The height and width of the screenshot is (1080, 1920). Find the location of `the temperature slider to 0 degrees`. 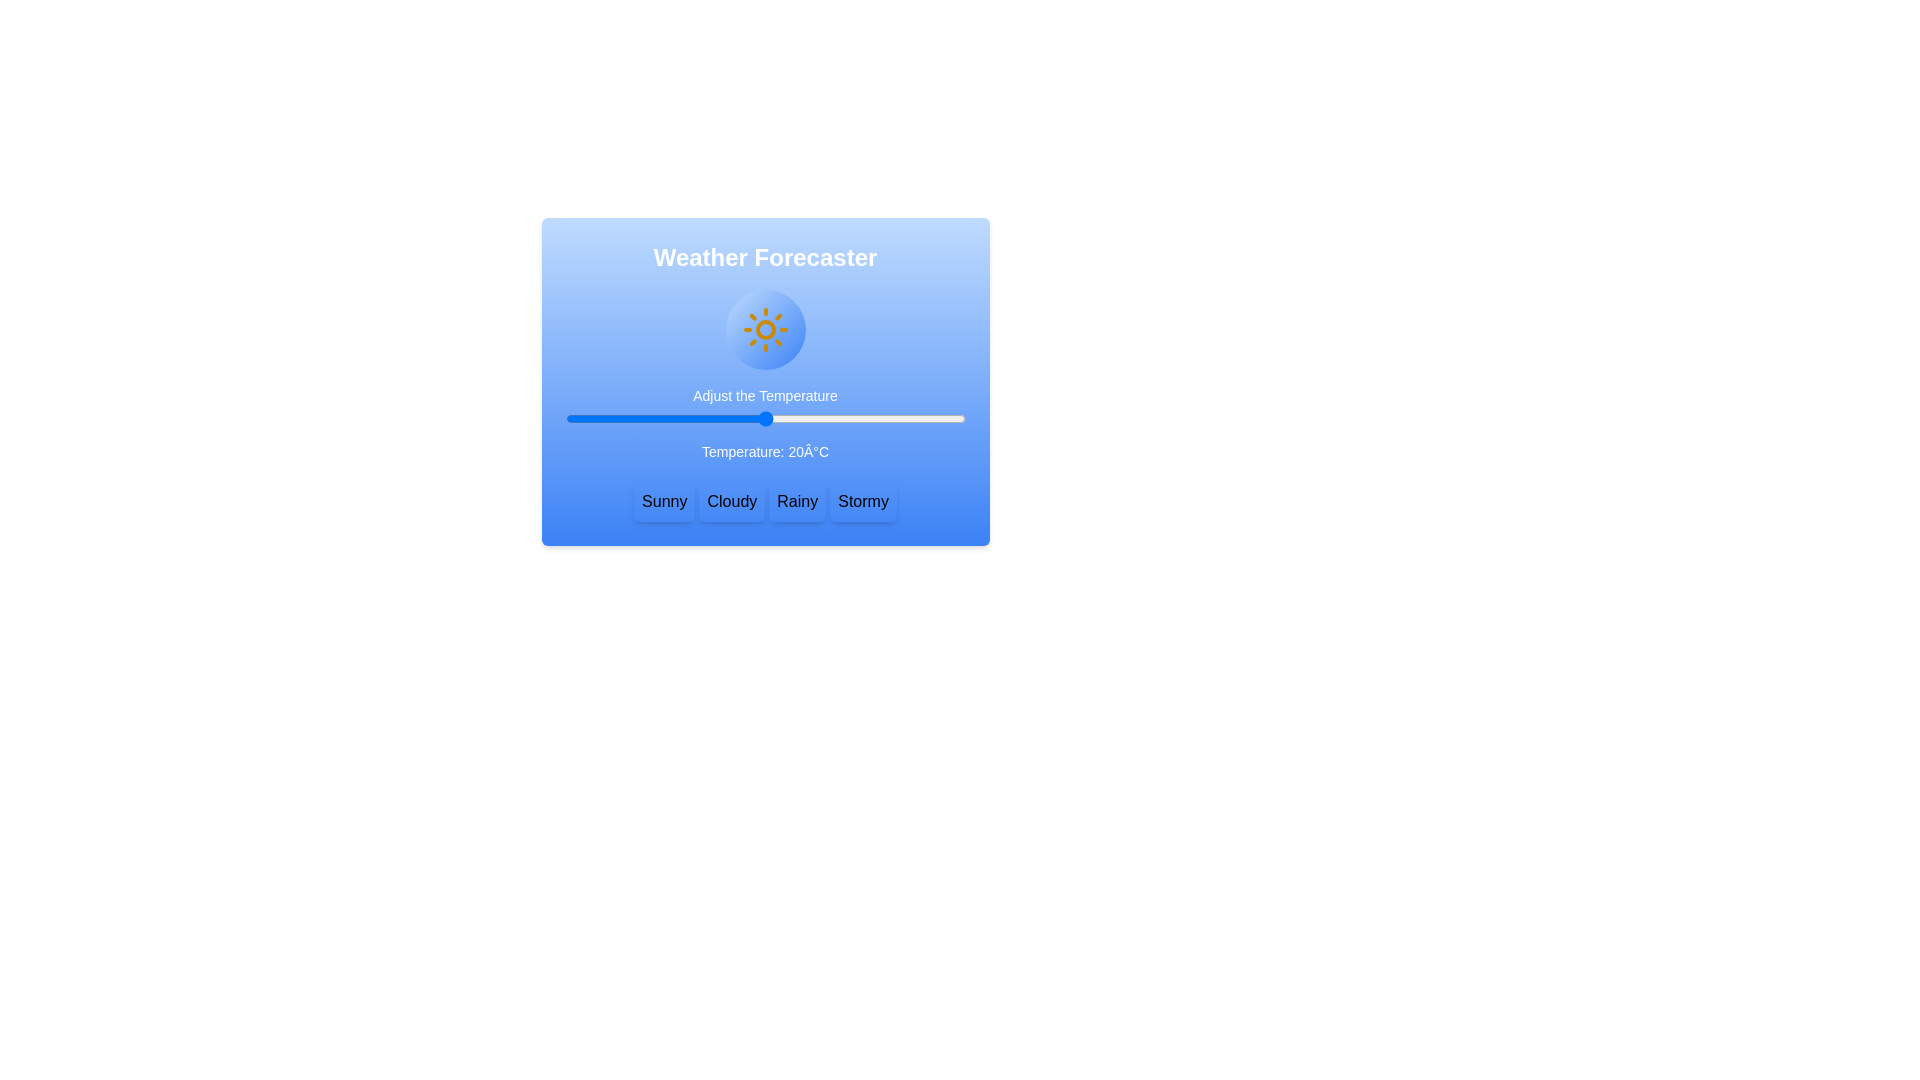

the temperature slider to 0 degrees is located at coordinates (631, 418).